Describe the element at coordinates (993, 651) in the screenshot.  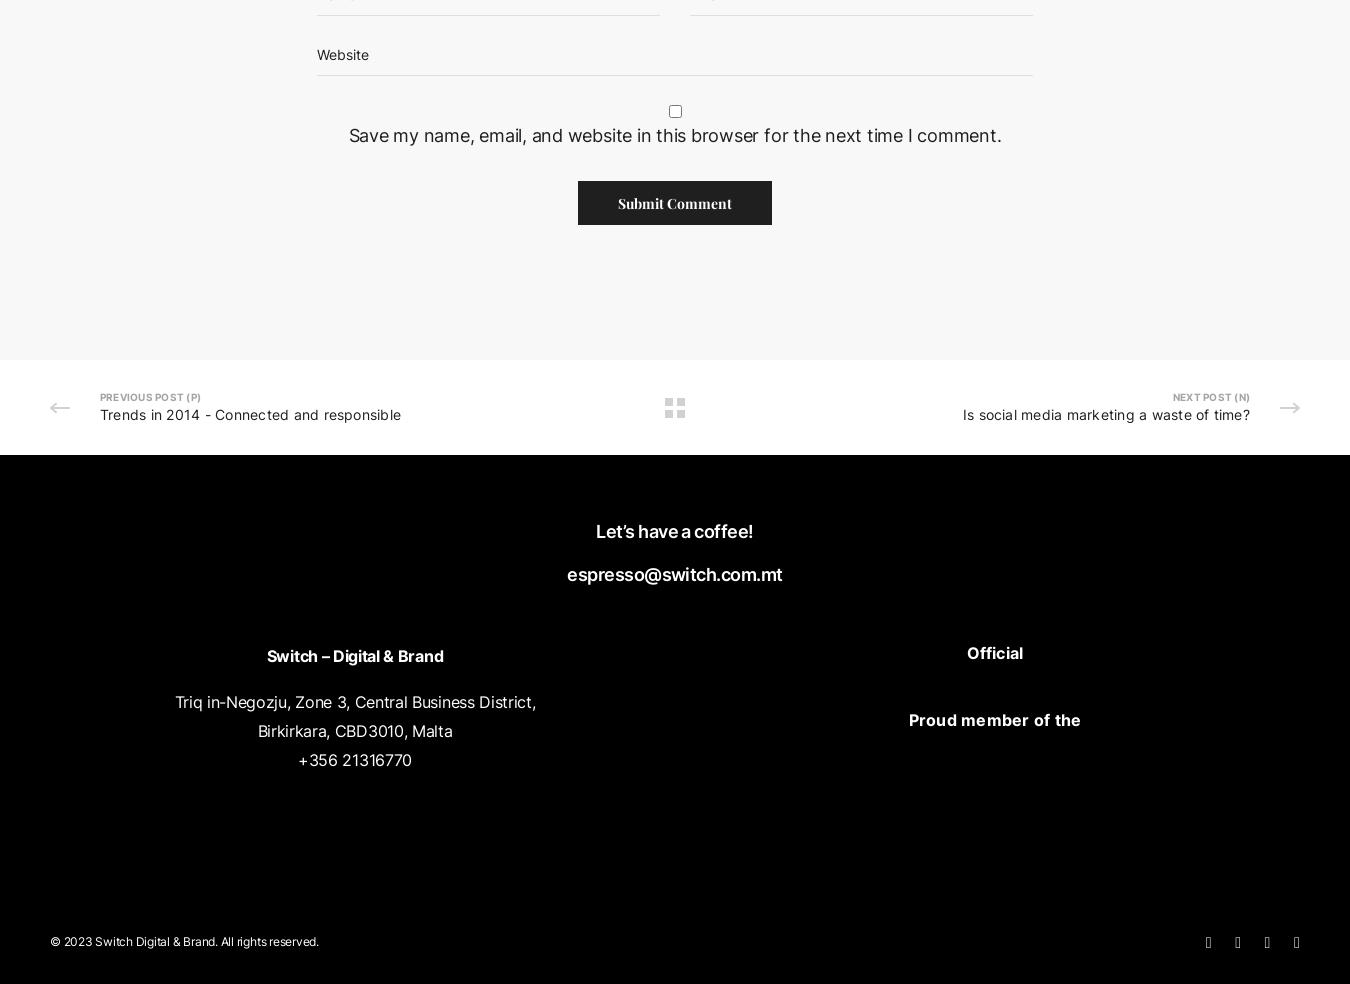
I see `'Official'` at that location.